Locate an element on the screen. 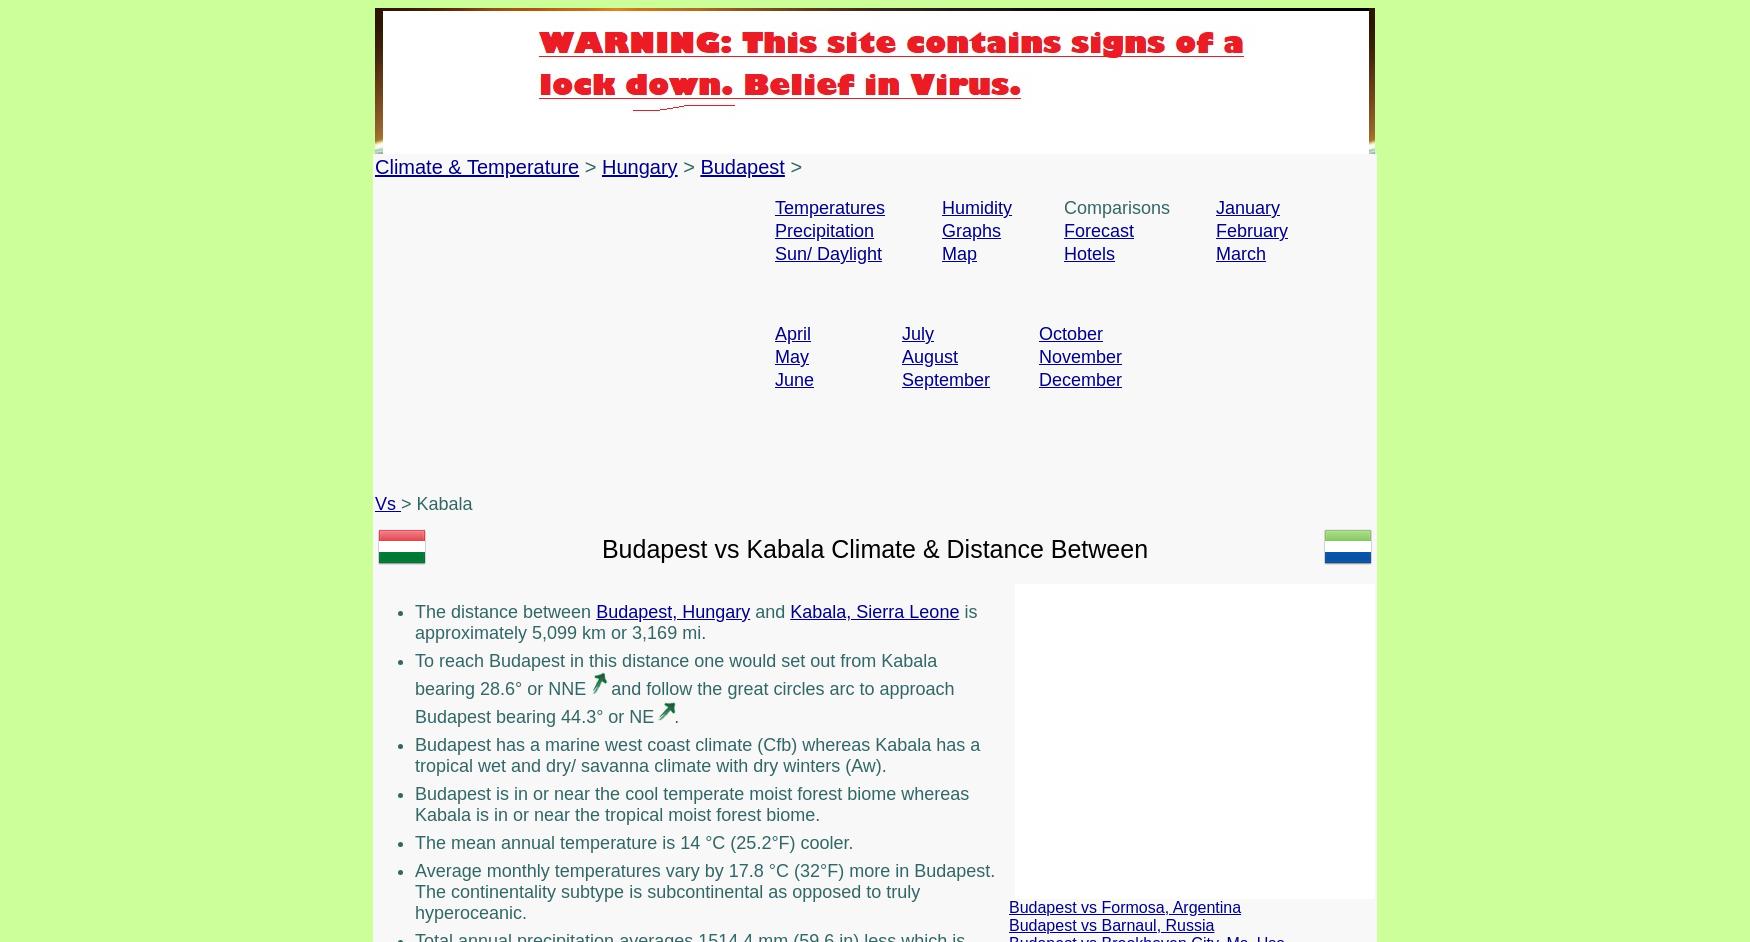  'Budapest vs Barnaul, Russia' is located at coordinates (1111, 923).